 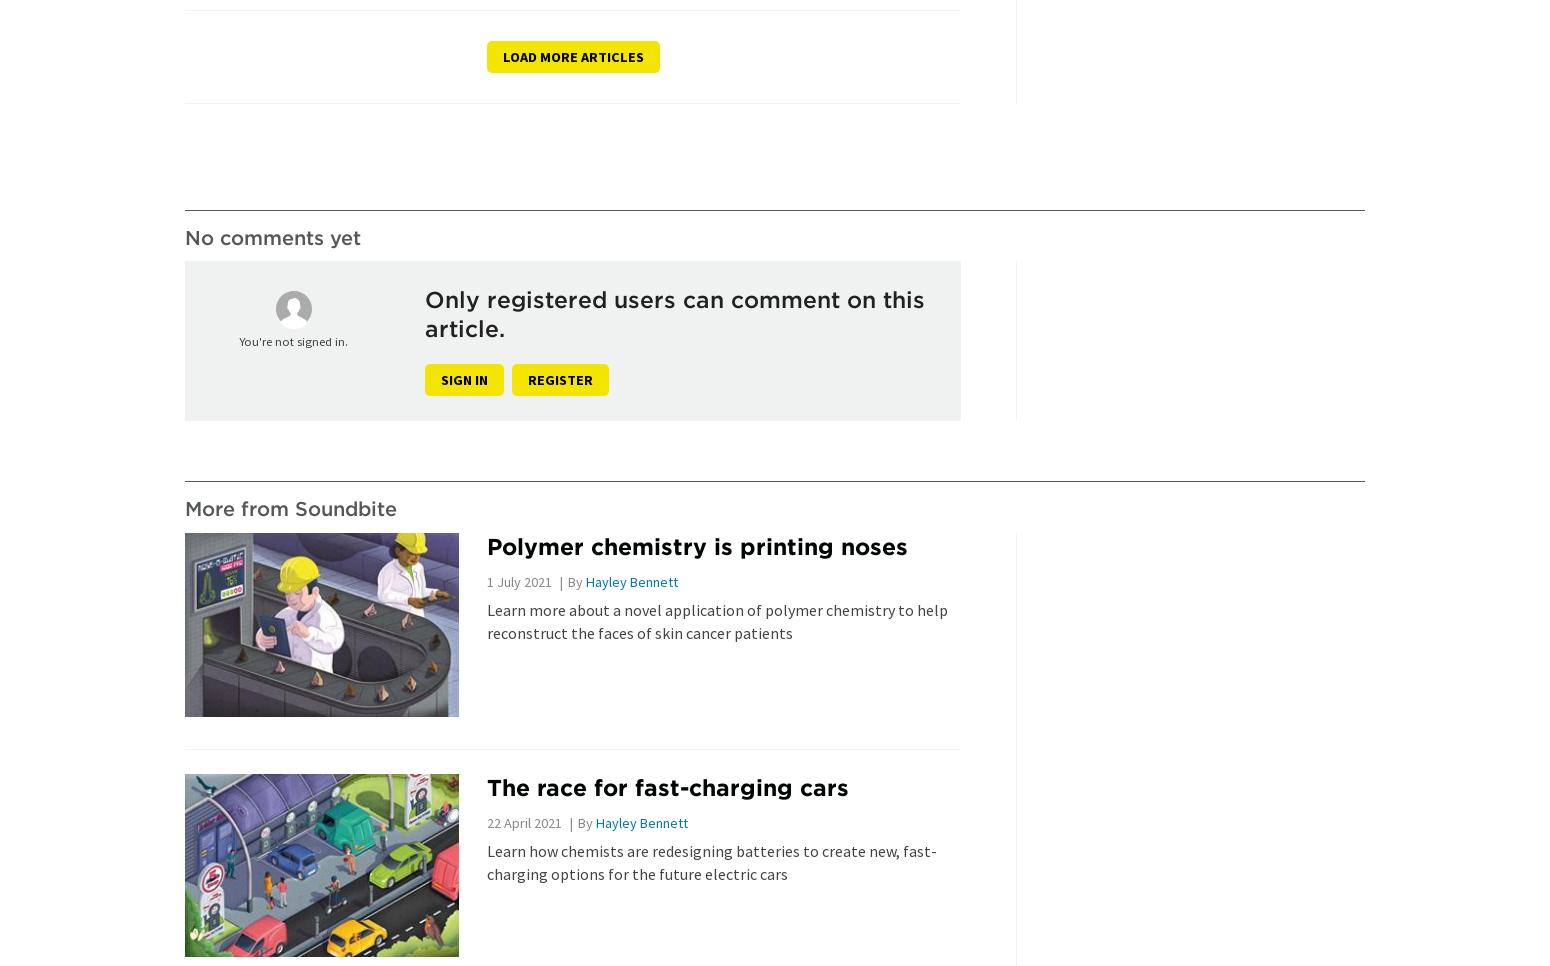 I want to click on '22 April 2021', so click(x=522, y=821).